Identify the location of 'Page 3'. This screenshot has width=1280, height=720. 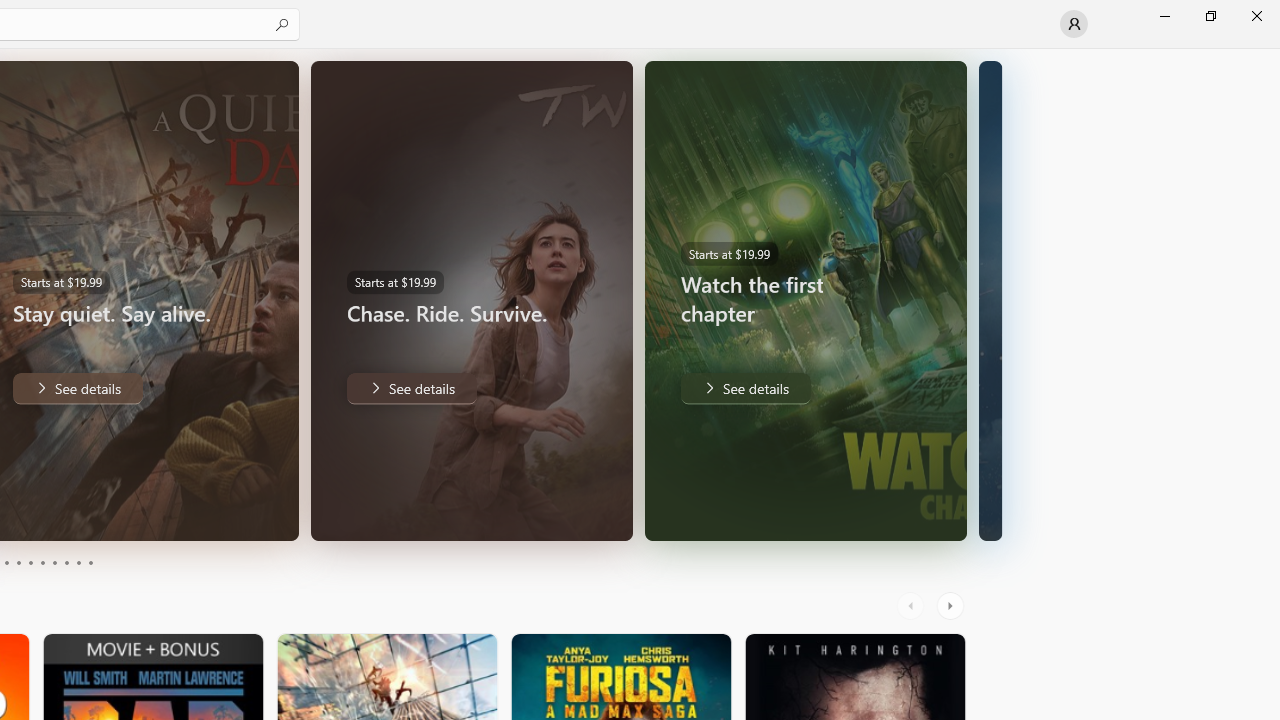
(5, 563).